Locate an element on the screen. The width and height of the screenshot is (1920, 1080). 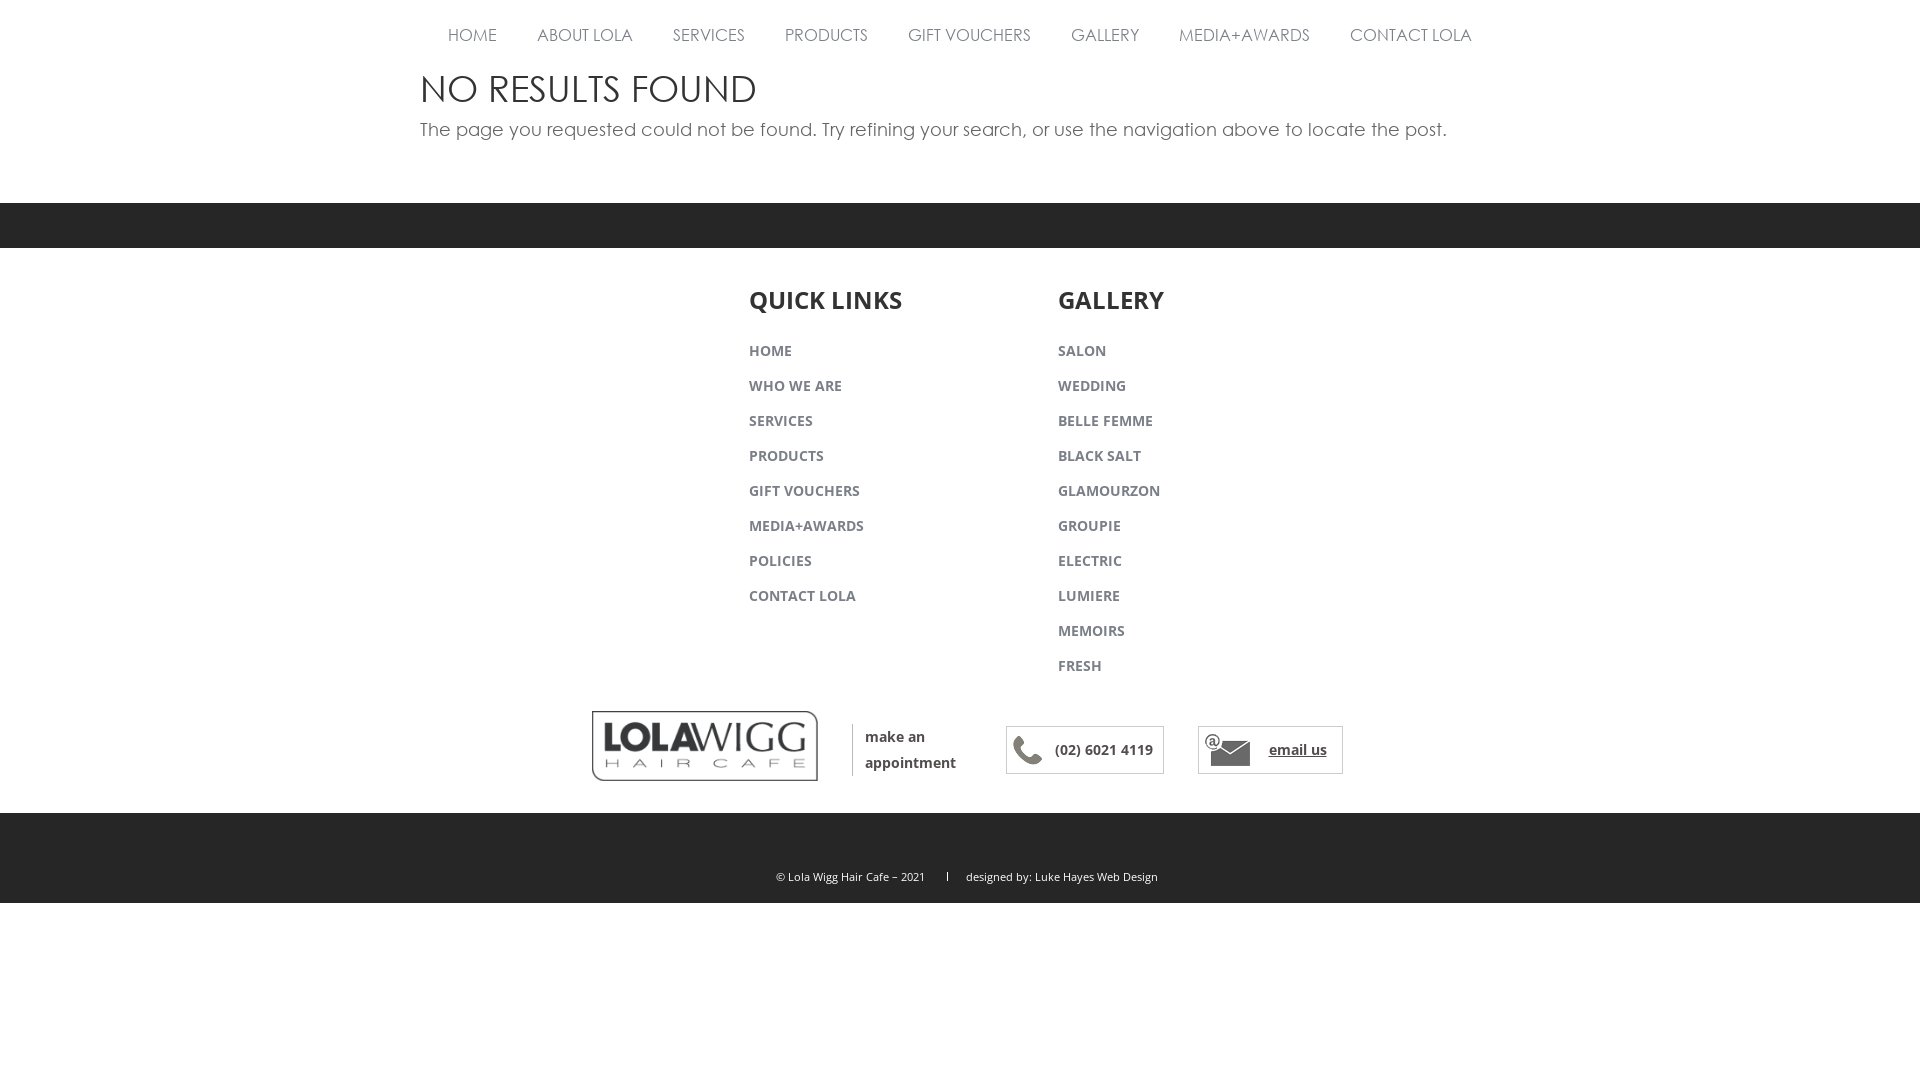
'GROUPIE' is located at coordinates (1088, 526).